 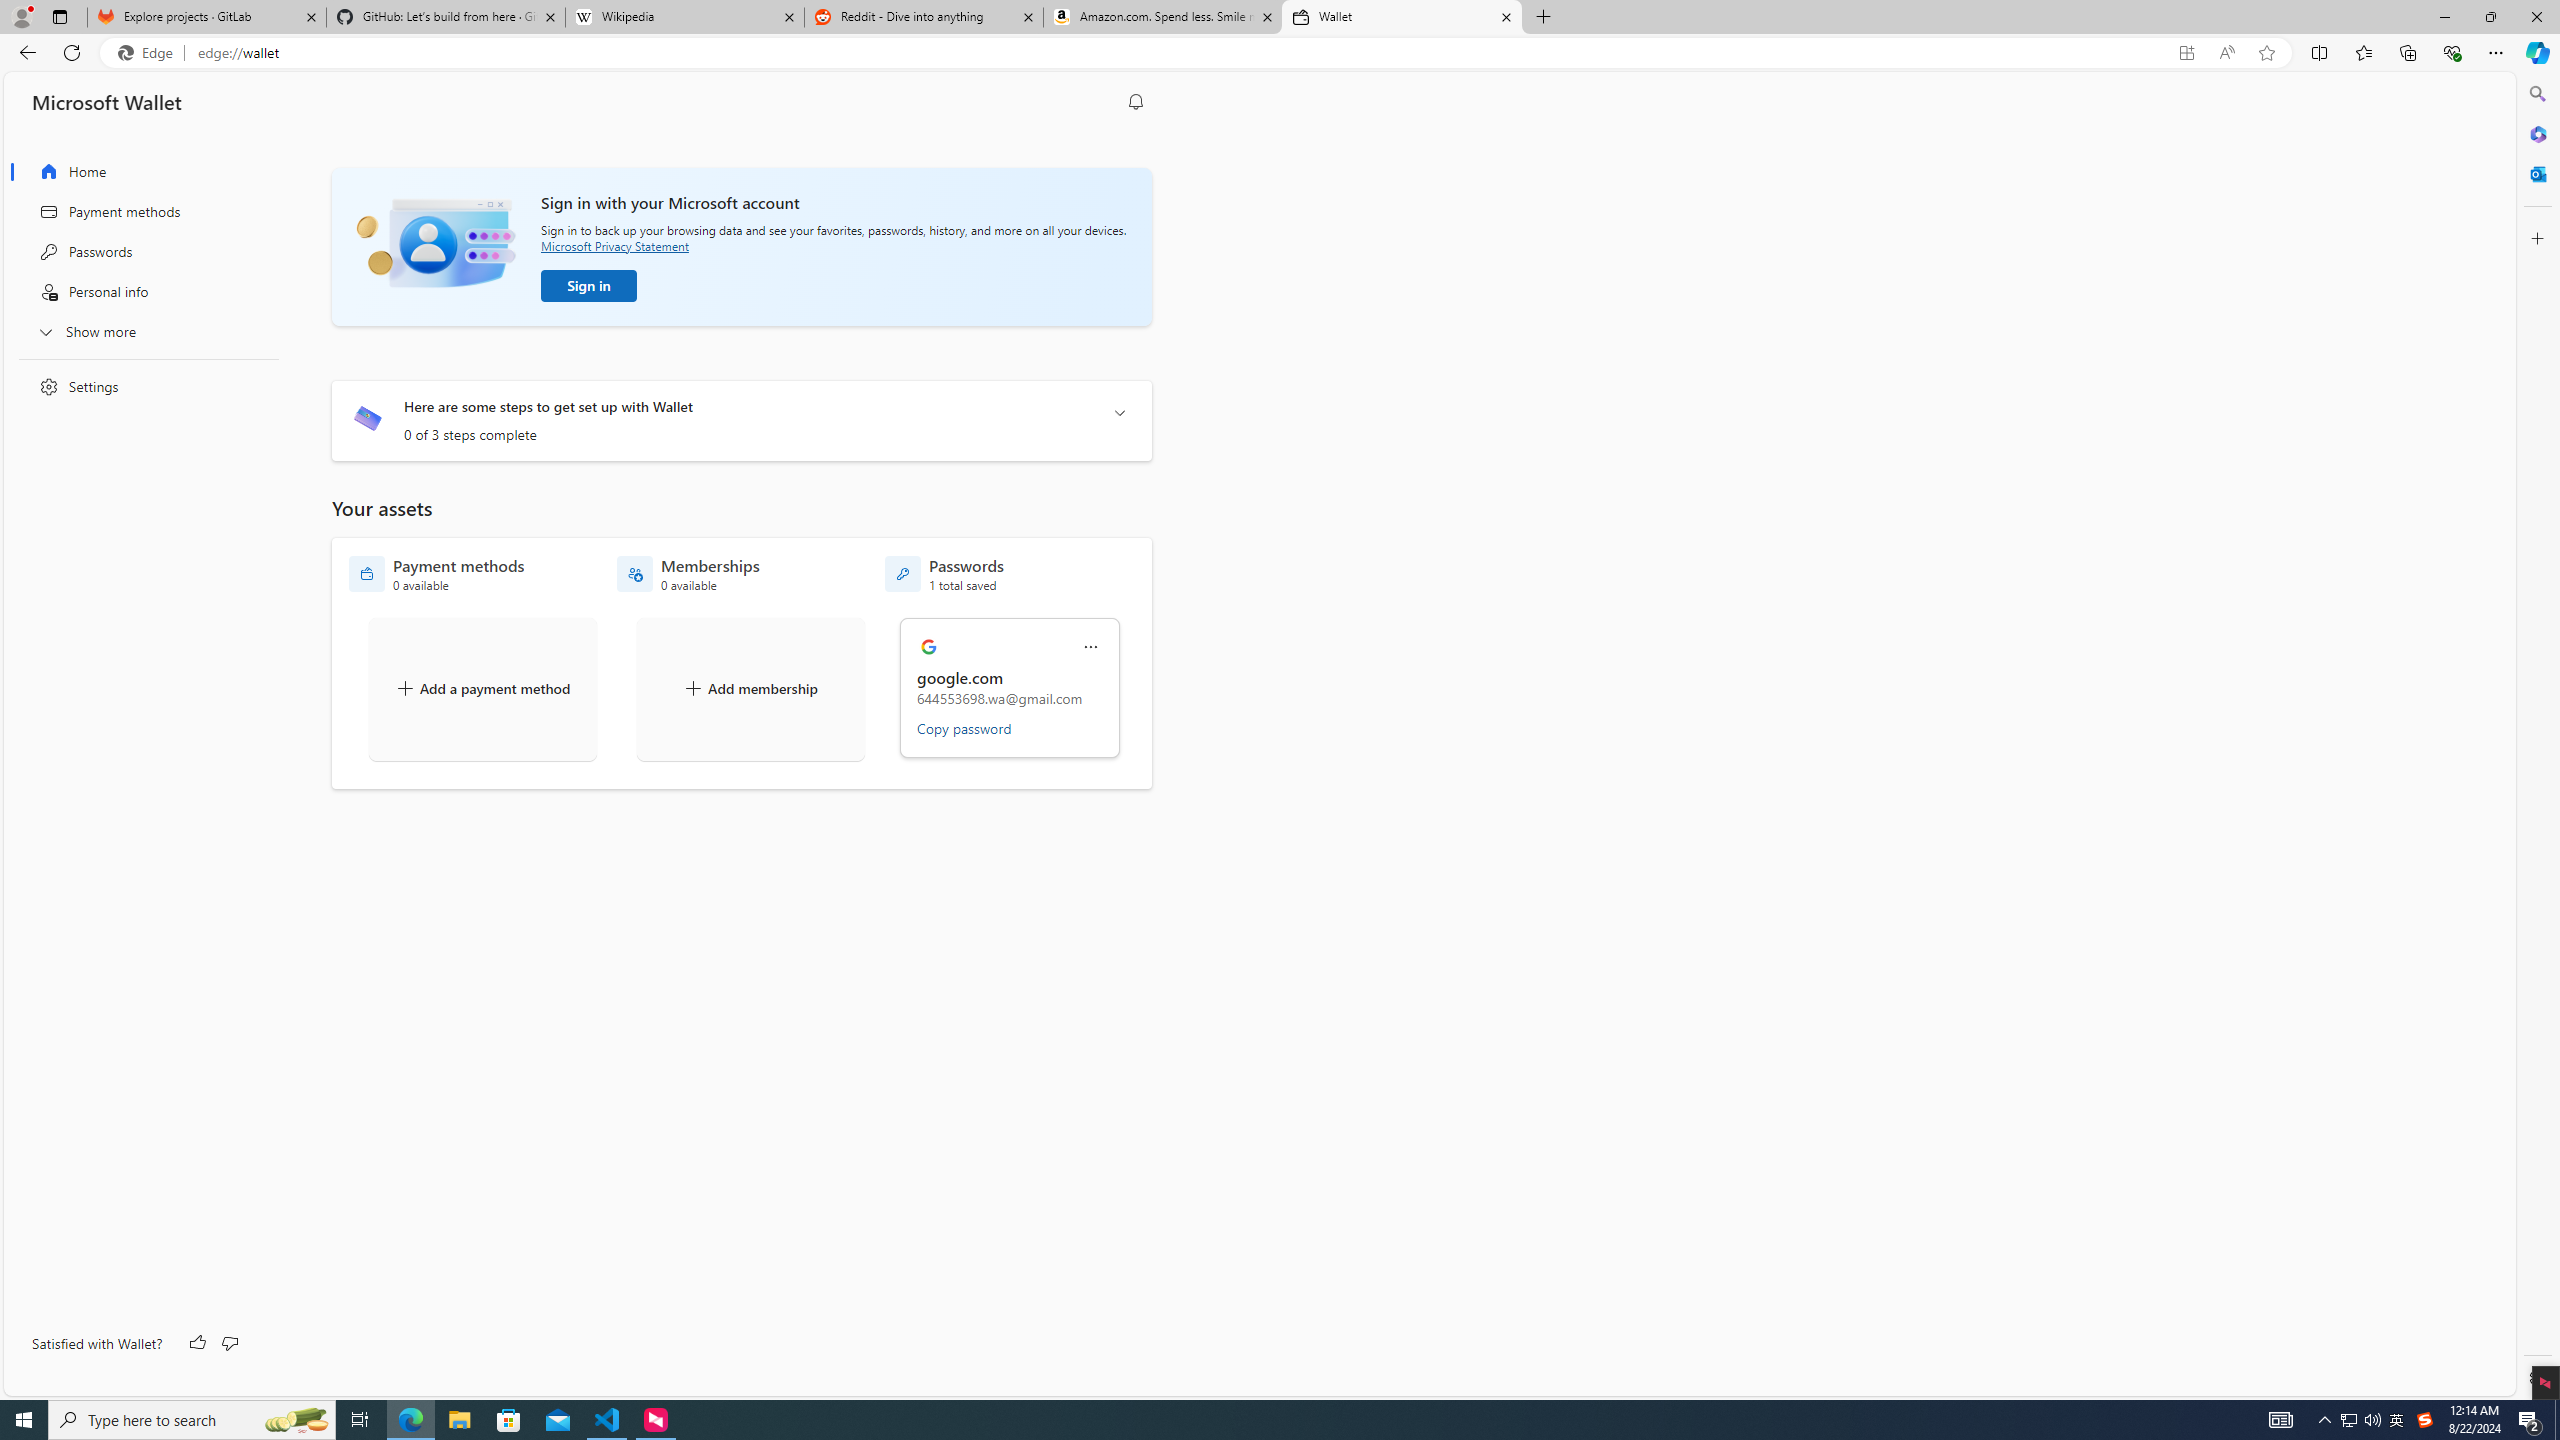 I want to click on 'Edge', so click(x=148, y=53).